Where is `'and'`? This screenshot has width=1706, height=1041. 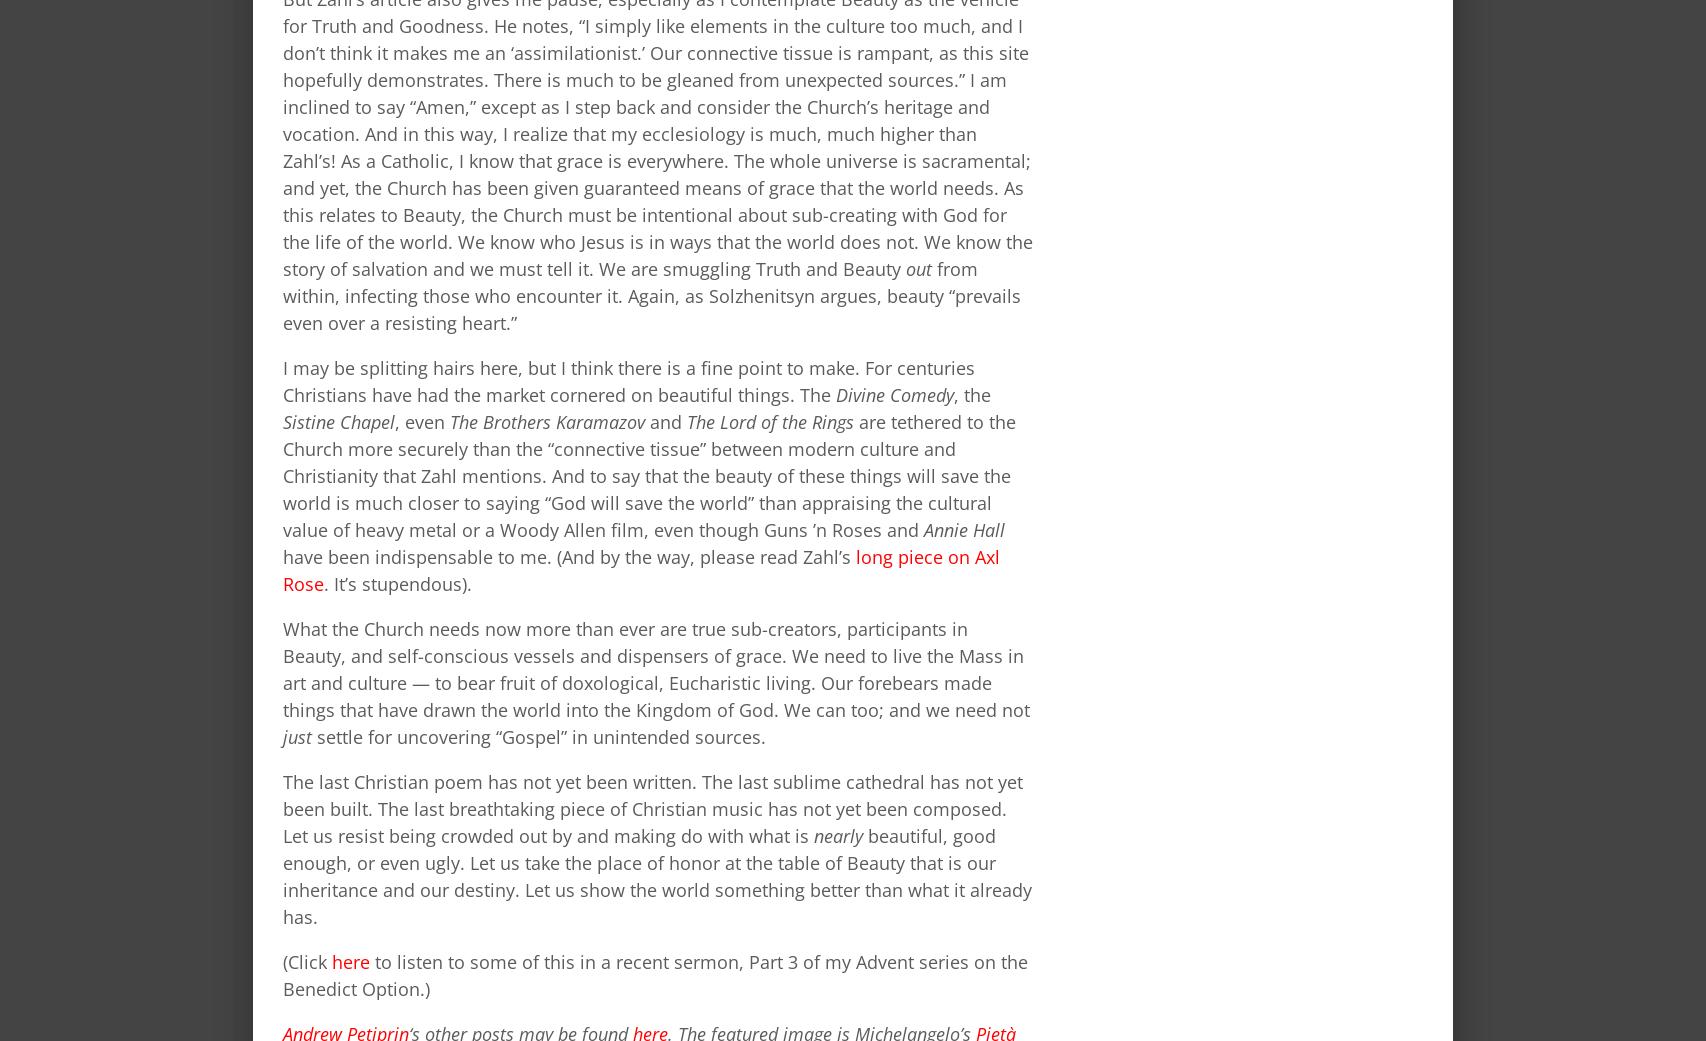
'and' is located at coordinates (644, 419).